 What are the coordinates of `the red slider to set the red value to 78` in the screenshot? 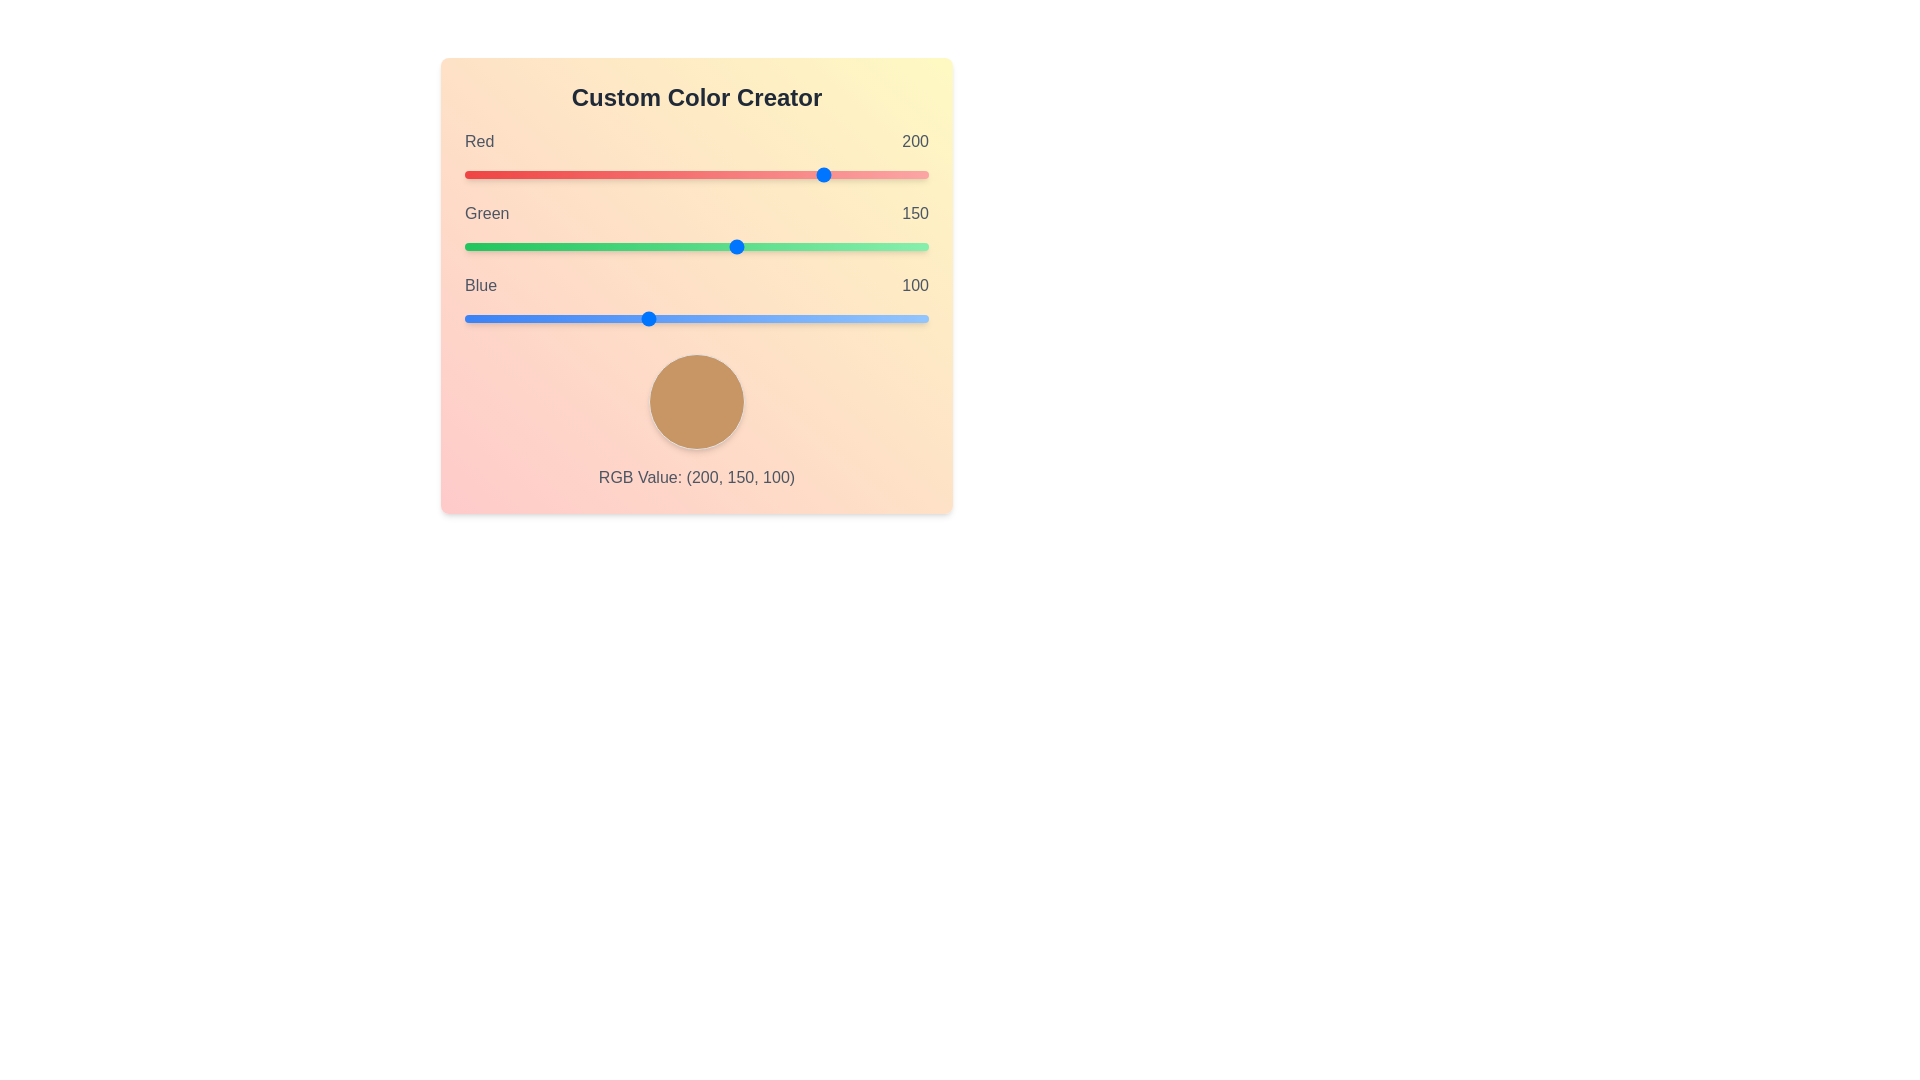 It's located at (605, 173).